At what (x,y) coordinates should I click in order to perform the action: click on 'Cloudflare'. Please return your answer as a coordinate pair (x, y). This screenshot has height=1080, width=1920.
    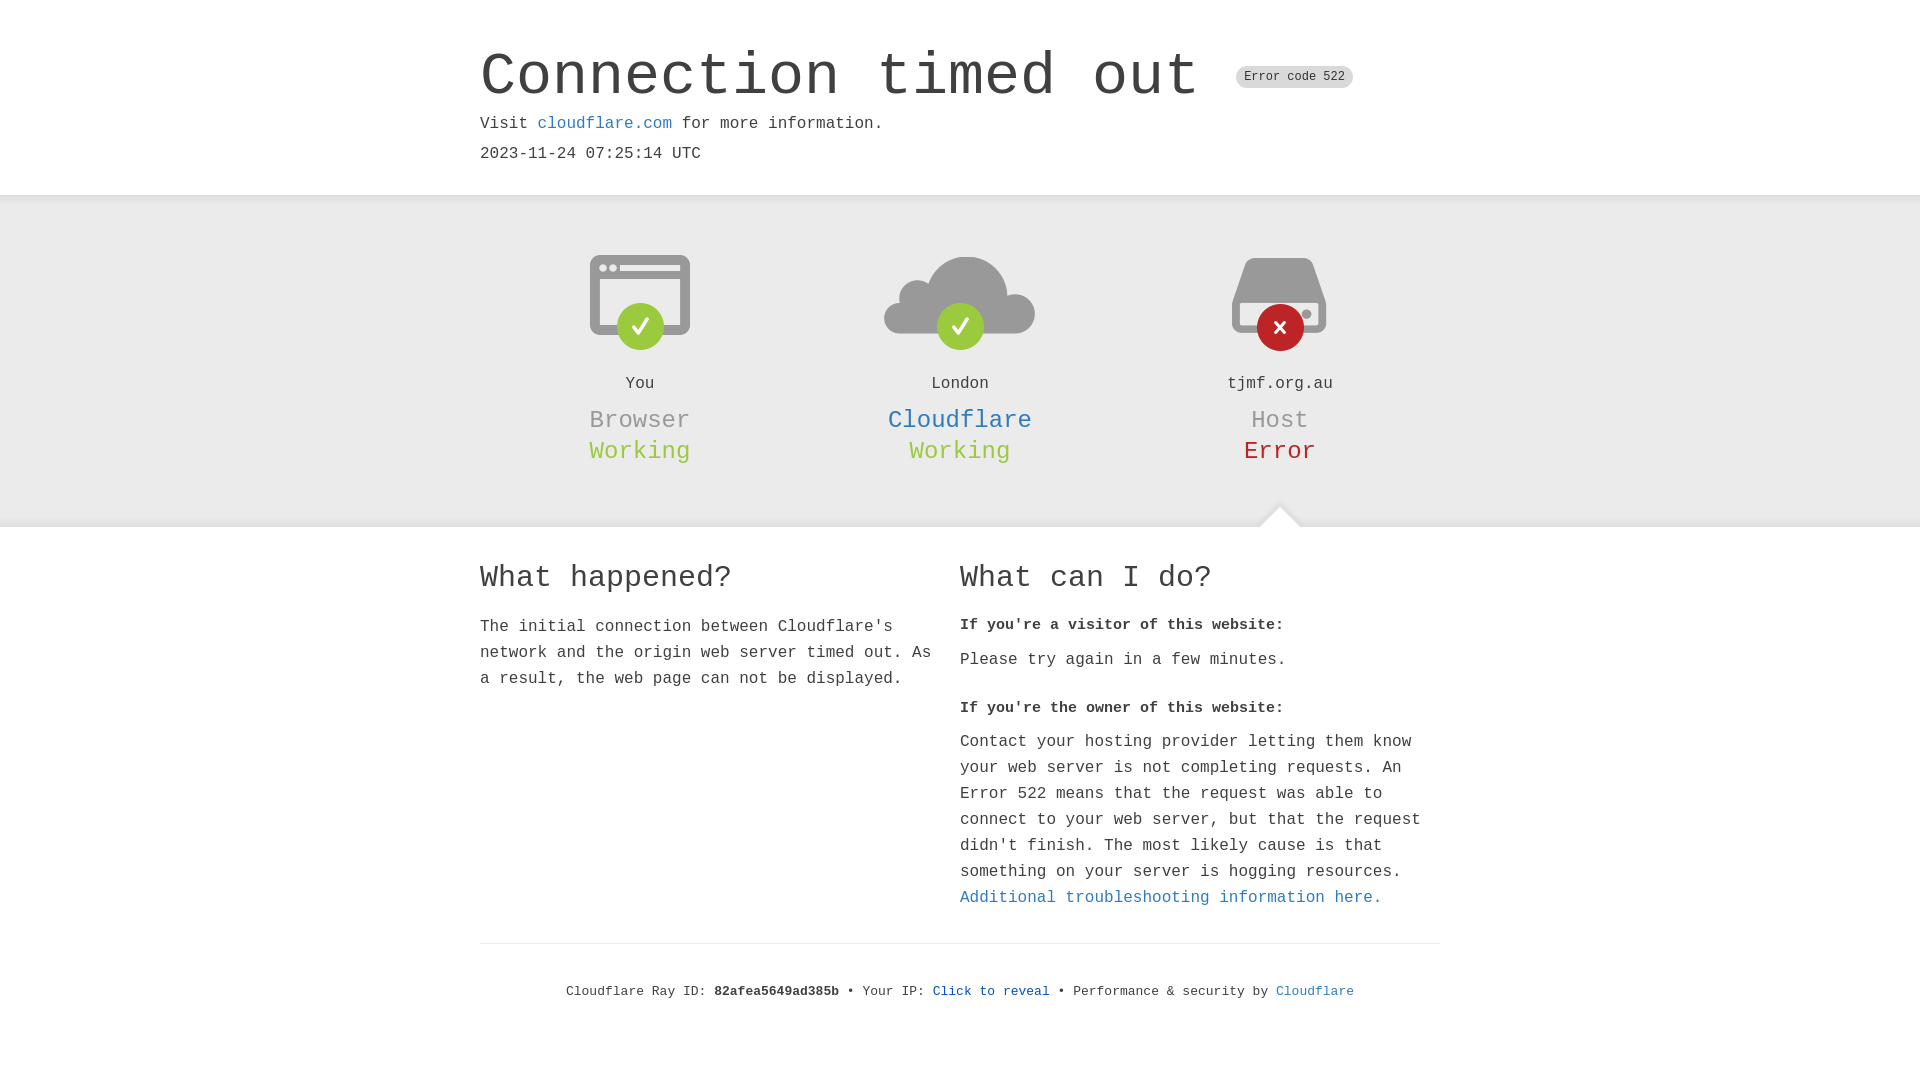
    Looking at the image, I should click on (960, 419).